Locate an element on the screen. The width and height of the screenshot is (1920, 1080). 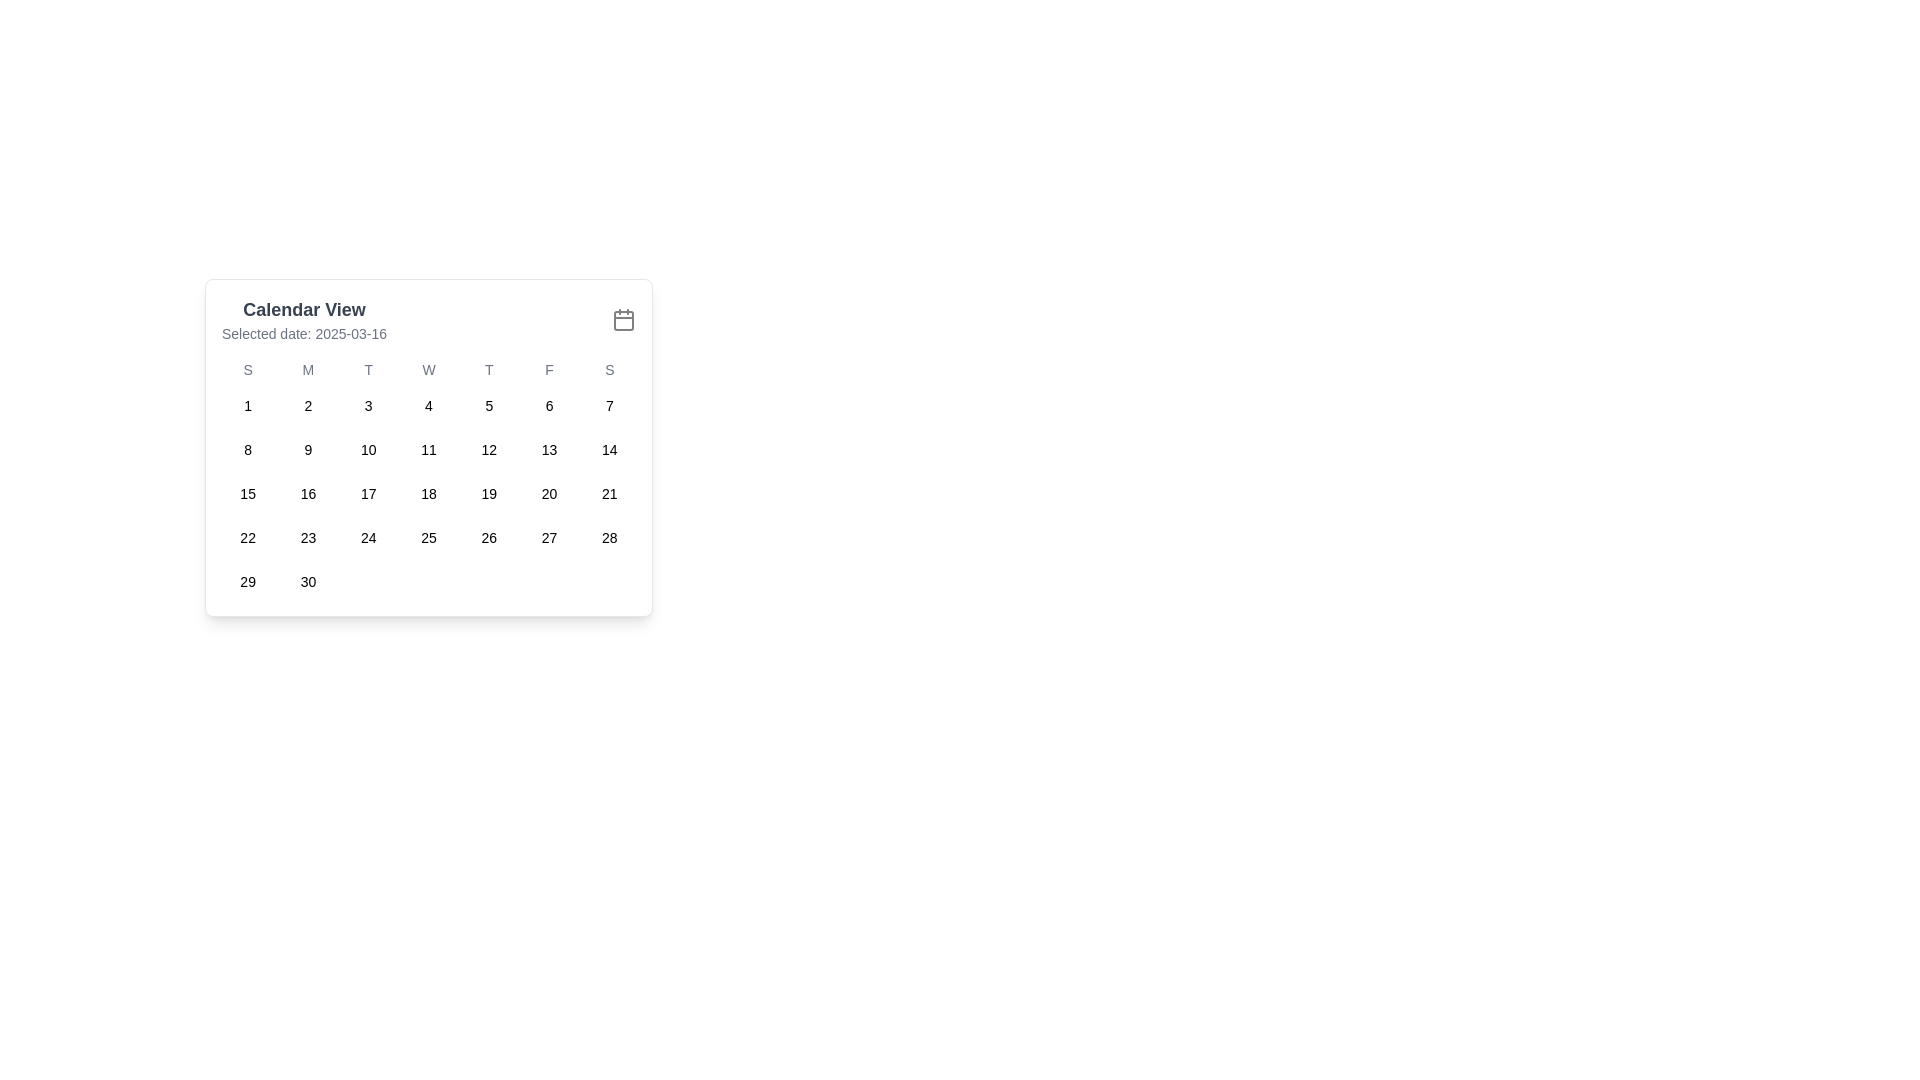
to select the date '20' in the calendar grid, which is visually highlighted and located in the fifth row and sixth column is located at coordinates (549, 493).